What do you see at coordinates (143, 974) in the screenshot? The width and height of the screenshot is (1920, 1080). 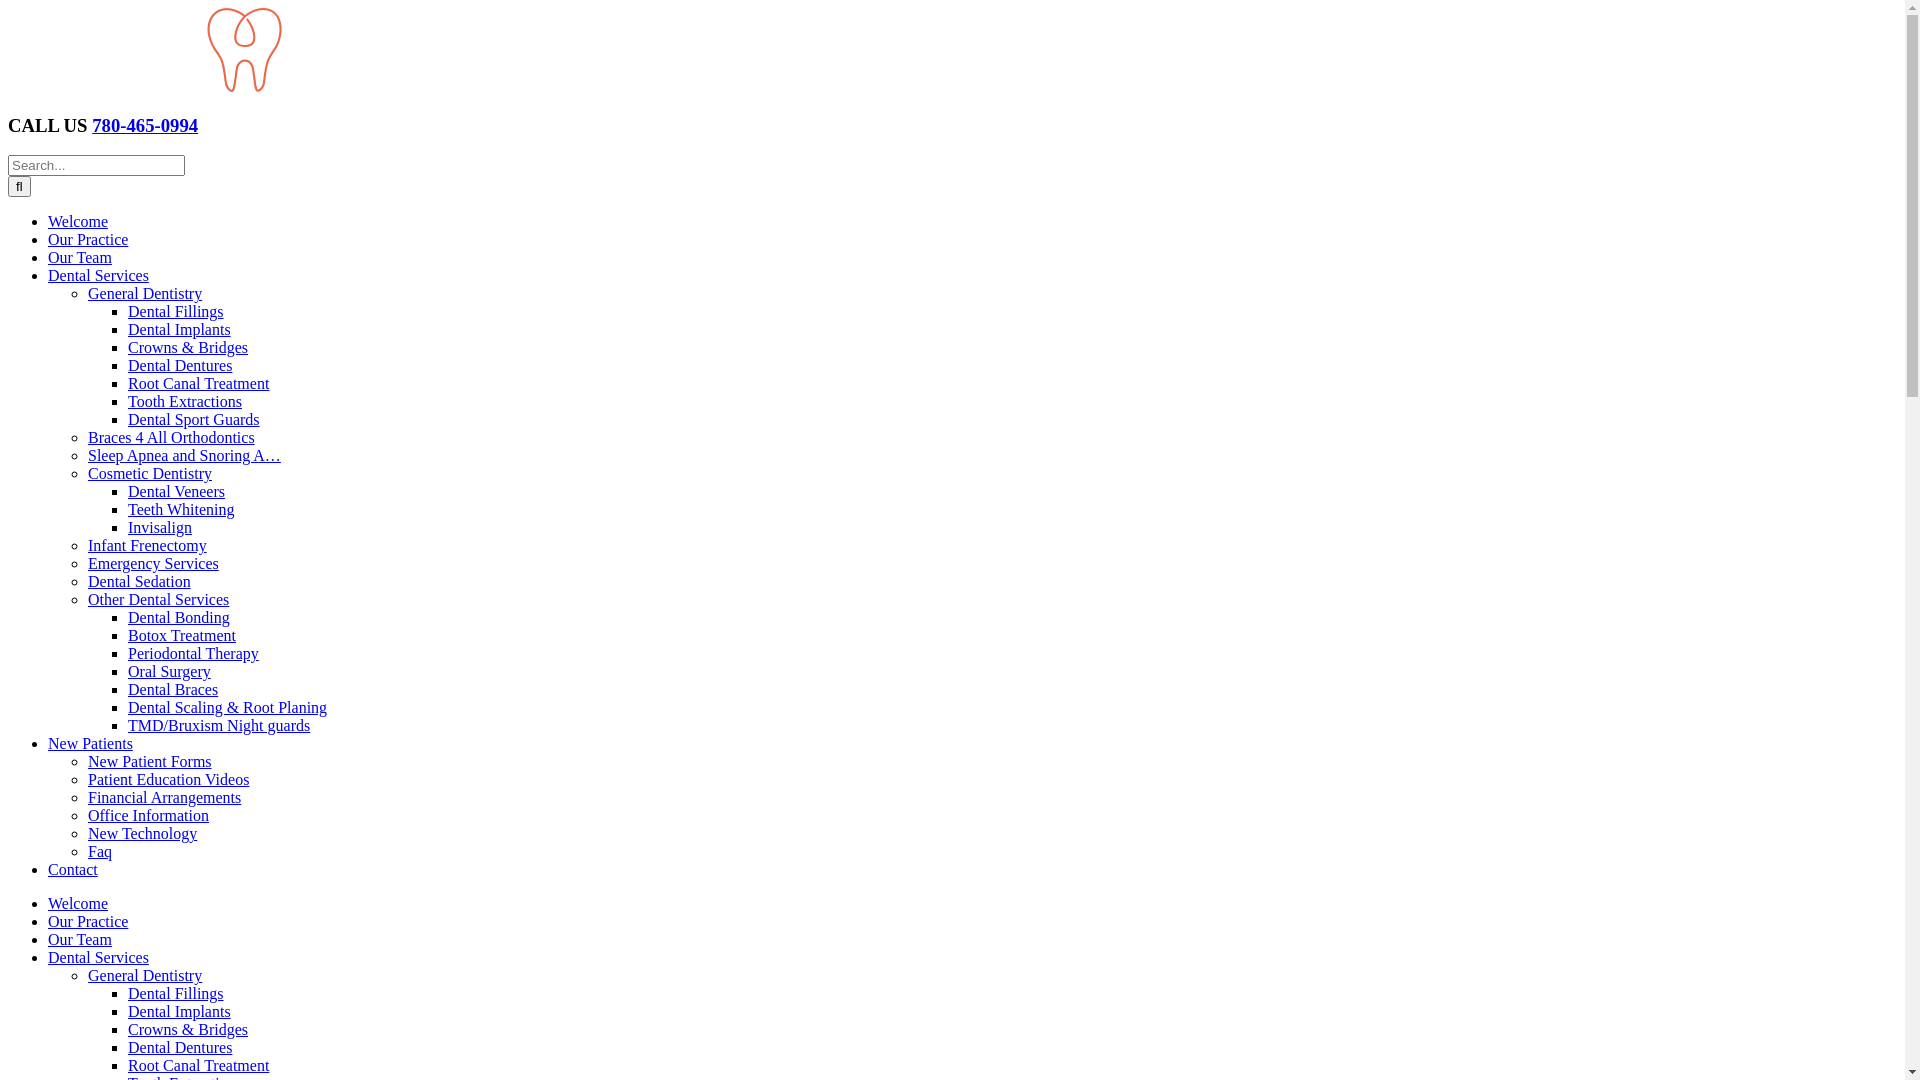 I see `'General Dentistry'` at bounding box center [143, 974].